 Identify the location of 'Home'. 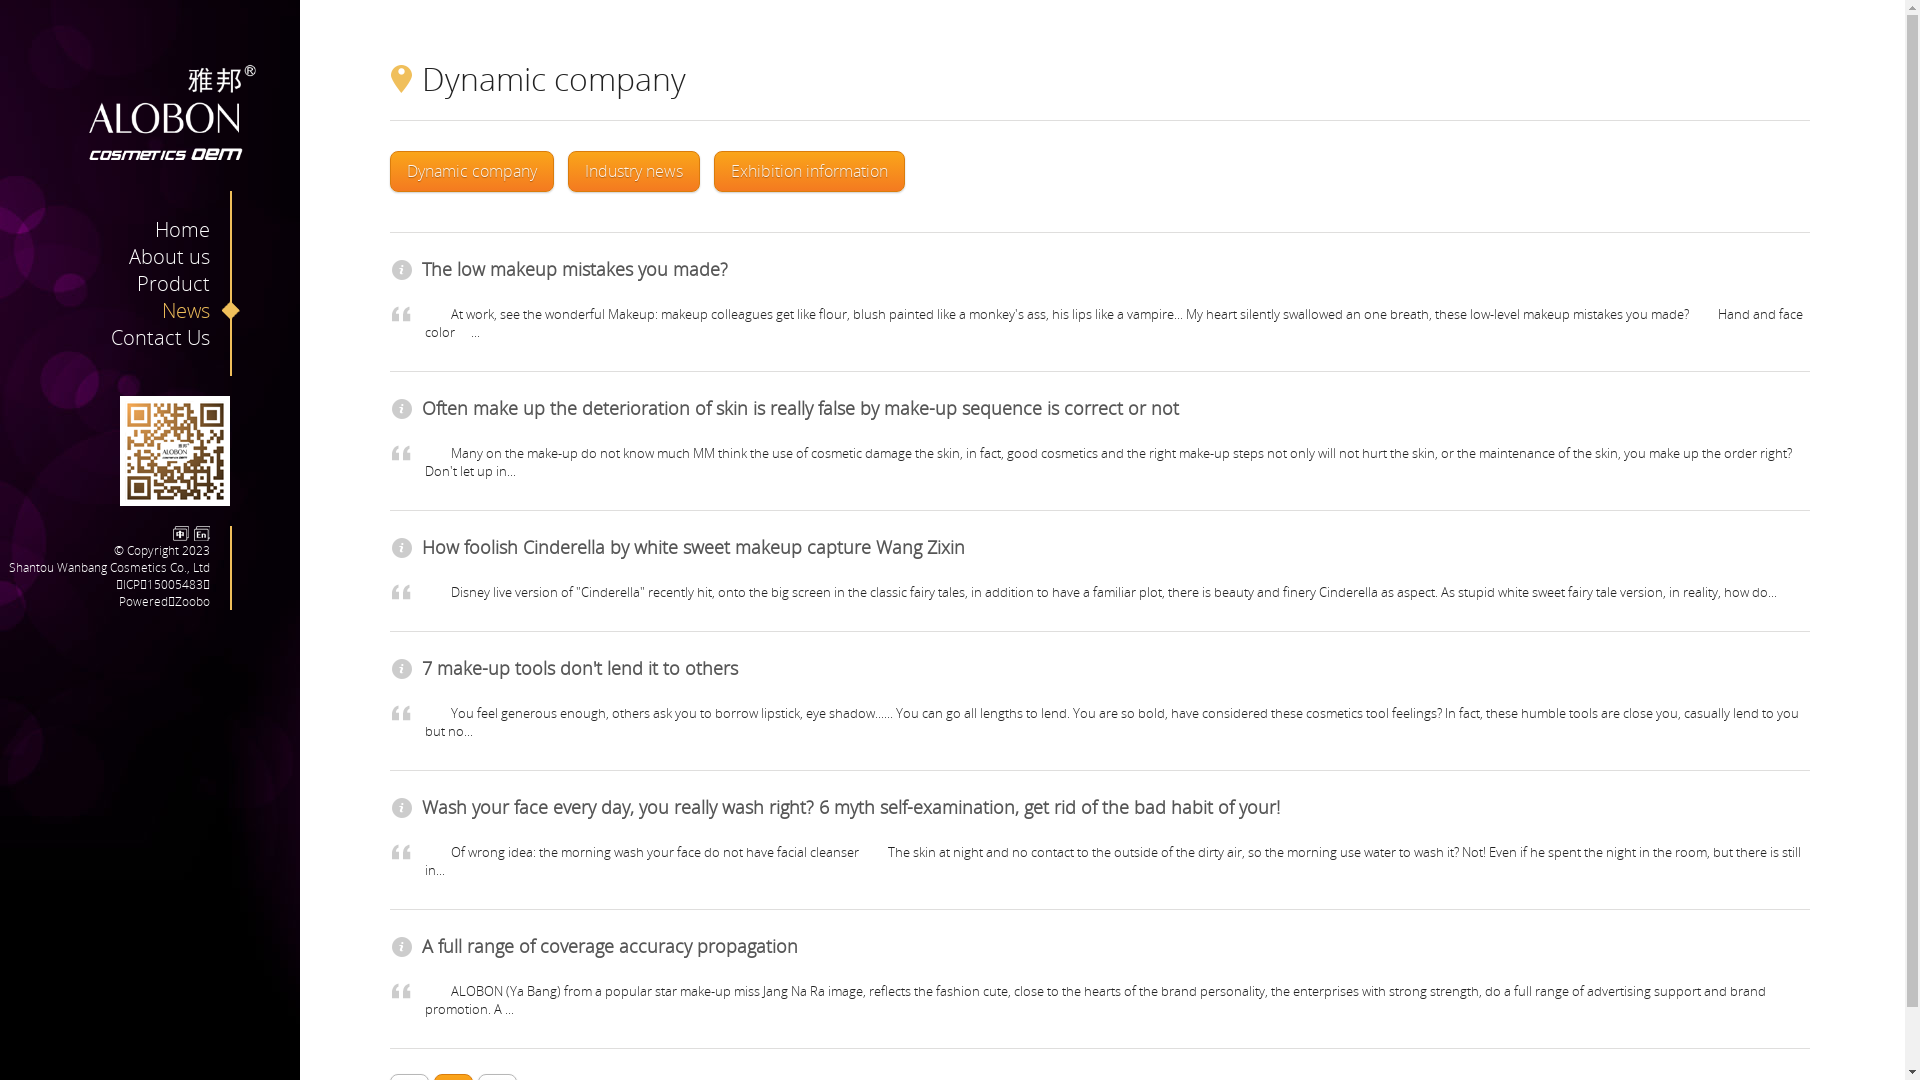
(197, 228).